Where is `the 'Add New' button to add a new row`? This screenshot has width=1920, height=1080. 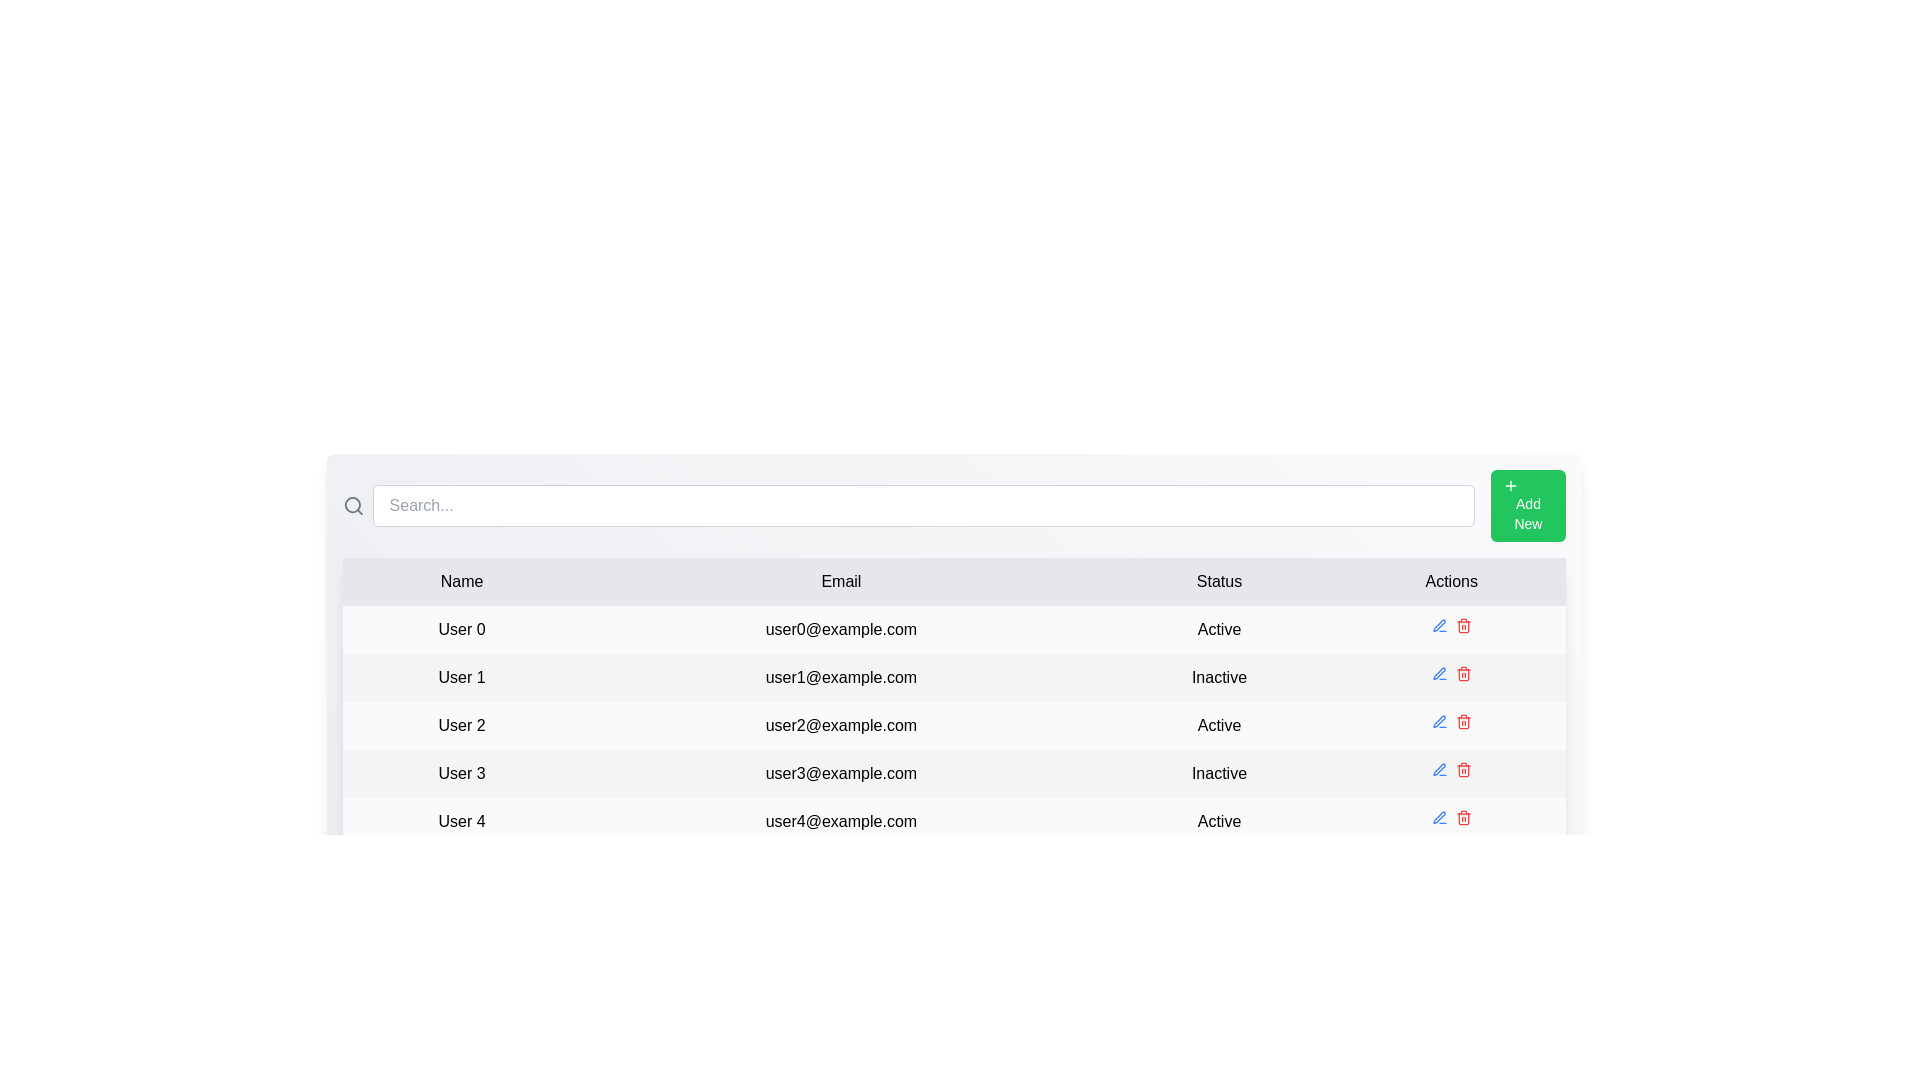
the 'Add New' button to add a new row is located at coordinates (1526, 504).